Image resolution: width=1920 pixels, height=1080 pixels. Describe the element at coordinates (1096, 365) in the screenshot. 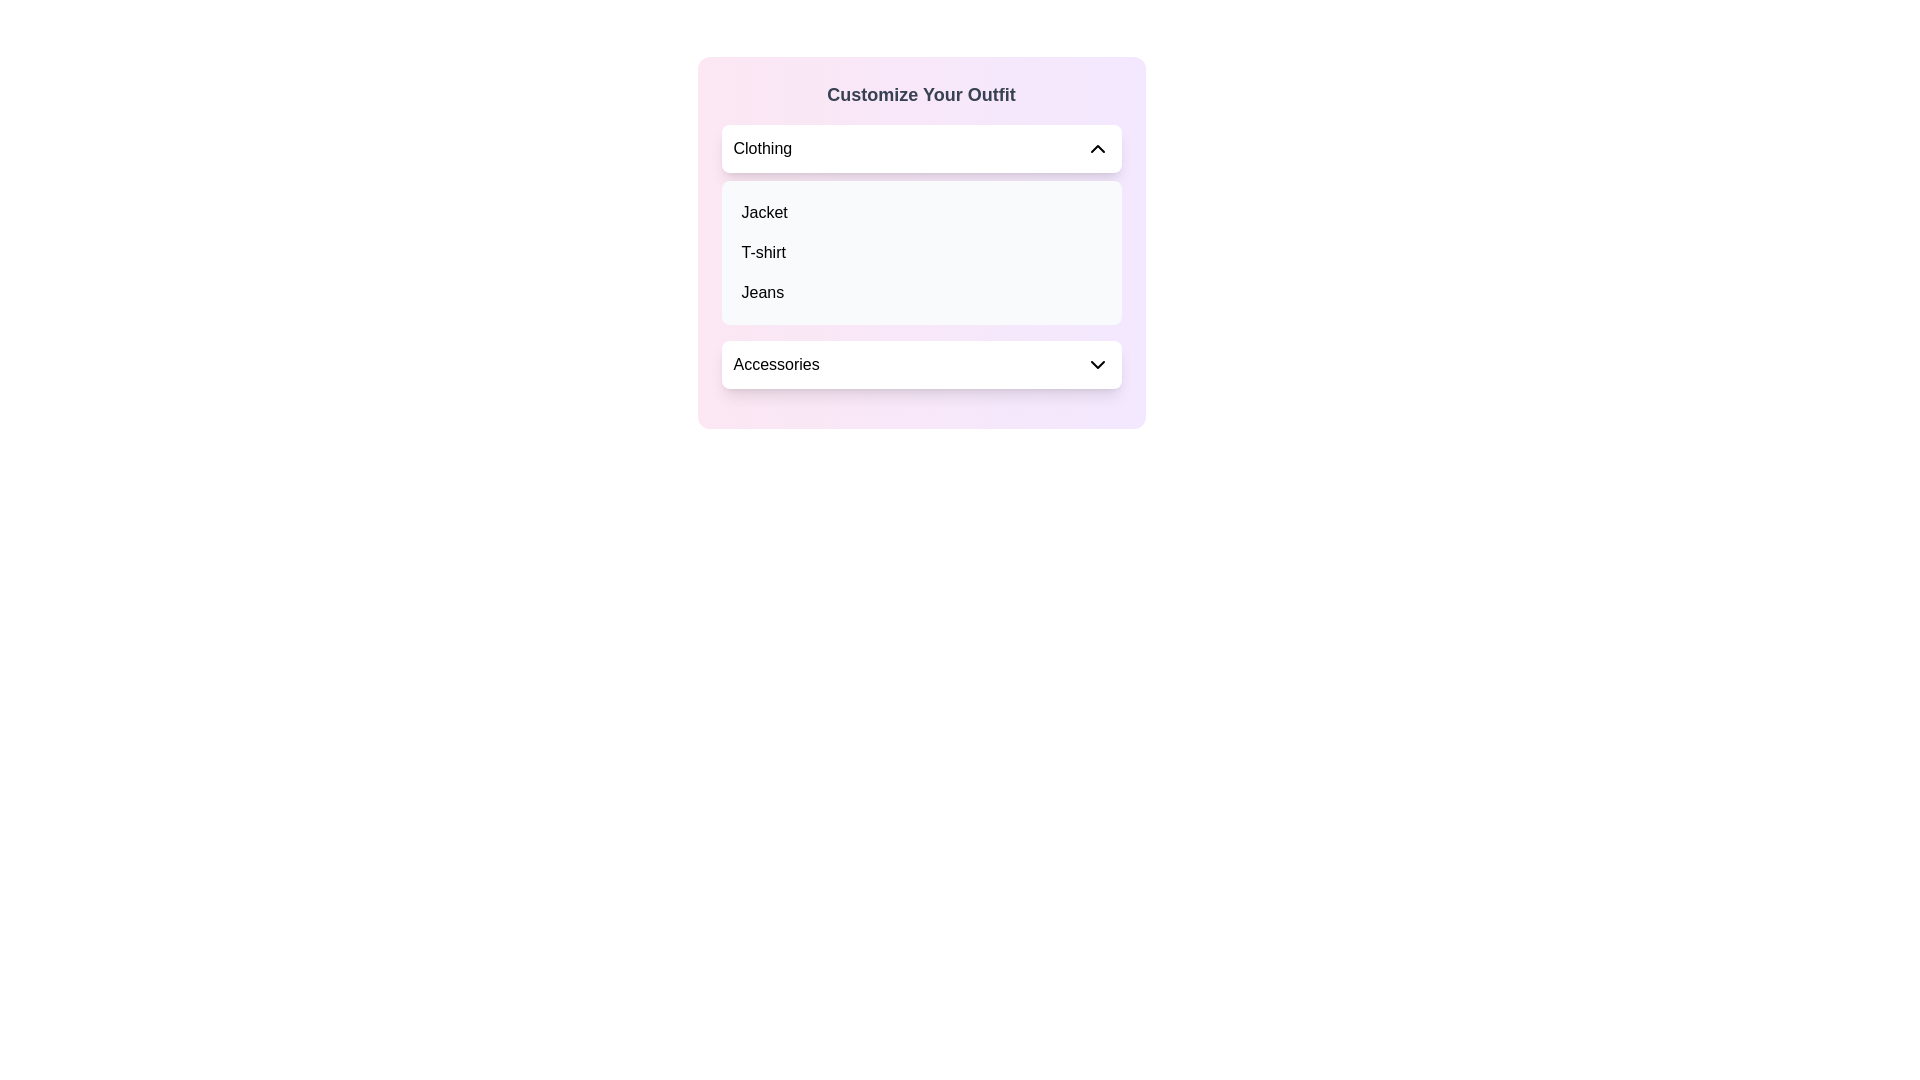

I see `the chevron-down SVG icon indicating dropdown options next to the 'Accessories' label` at that location.